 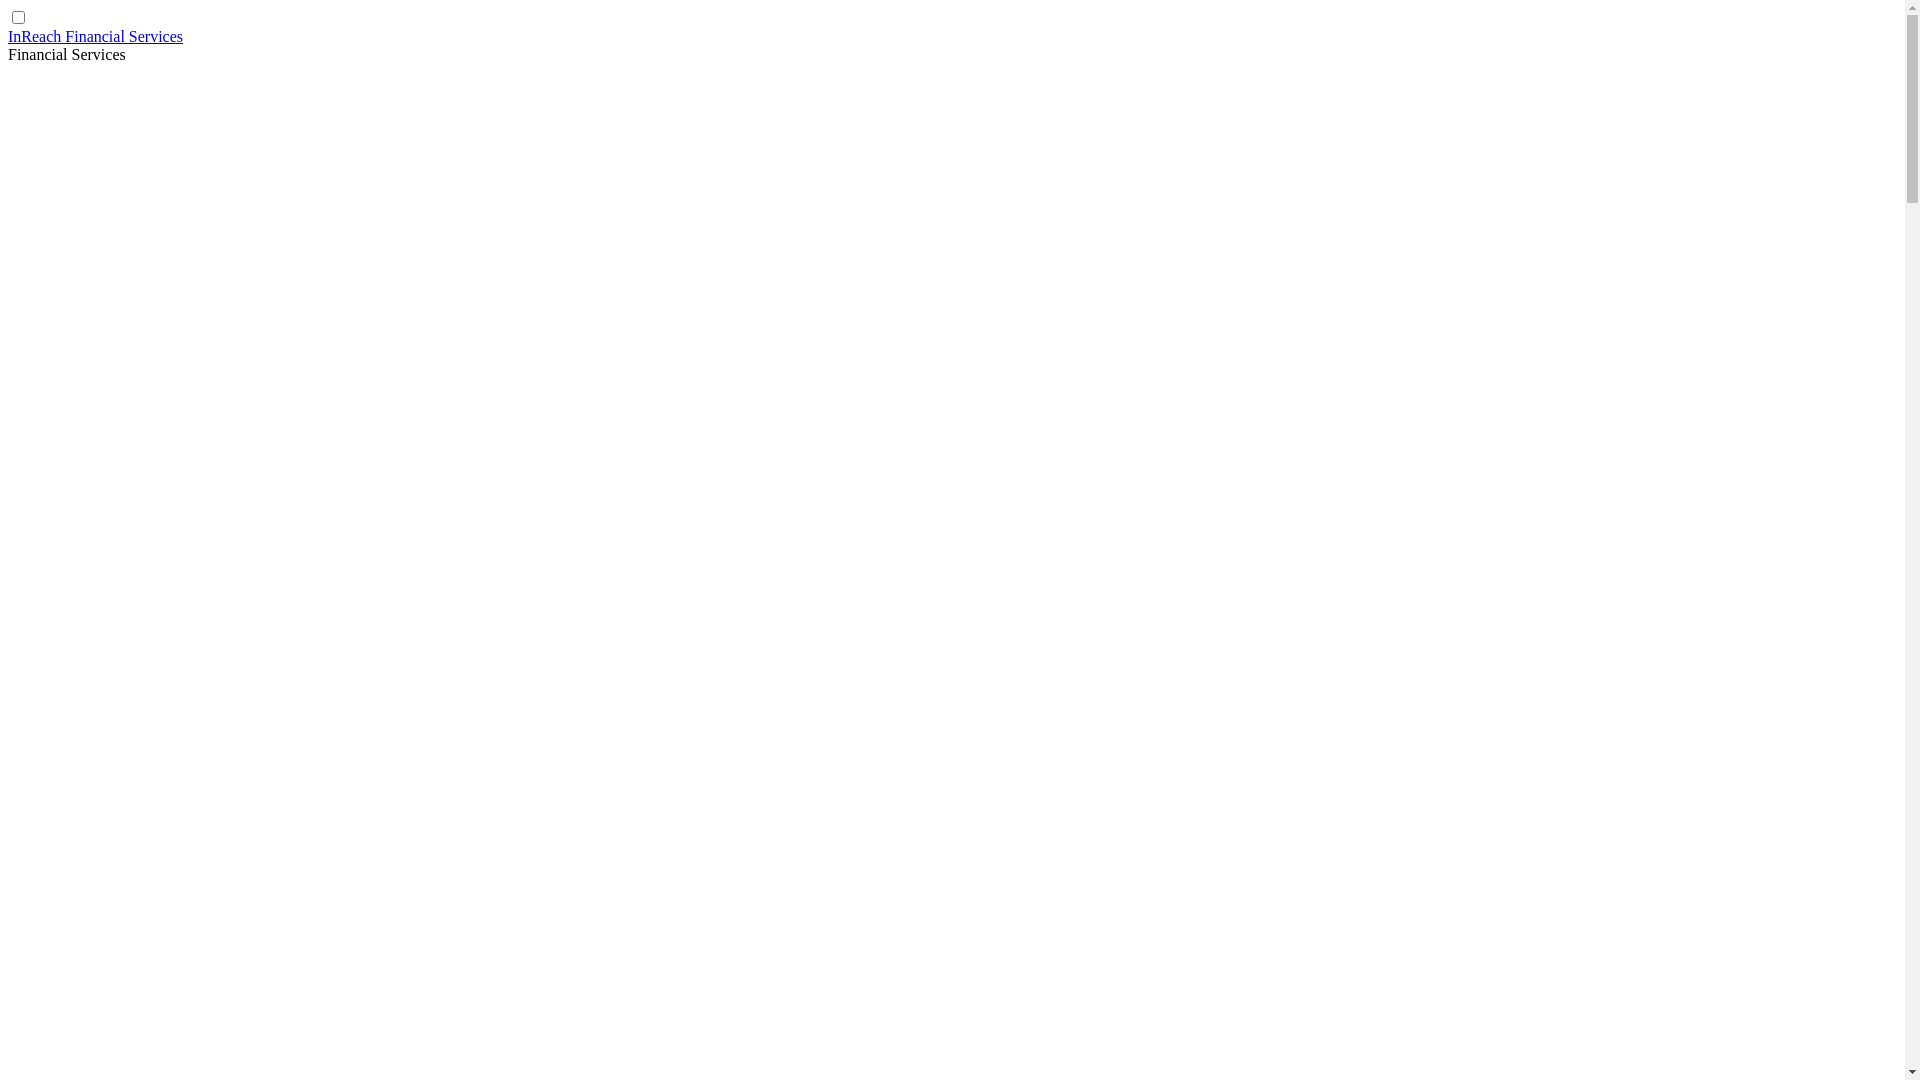 What do you see at coordinates (94, 36) in the screenshot?
I see `'InReach Financial Services'` at bounding box center [94, 36].